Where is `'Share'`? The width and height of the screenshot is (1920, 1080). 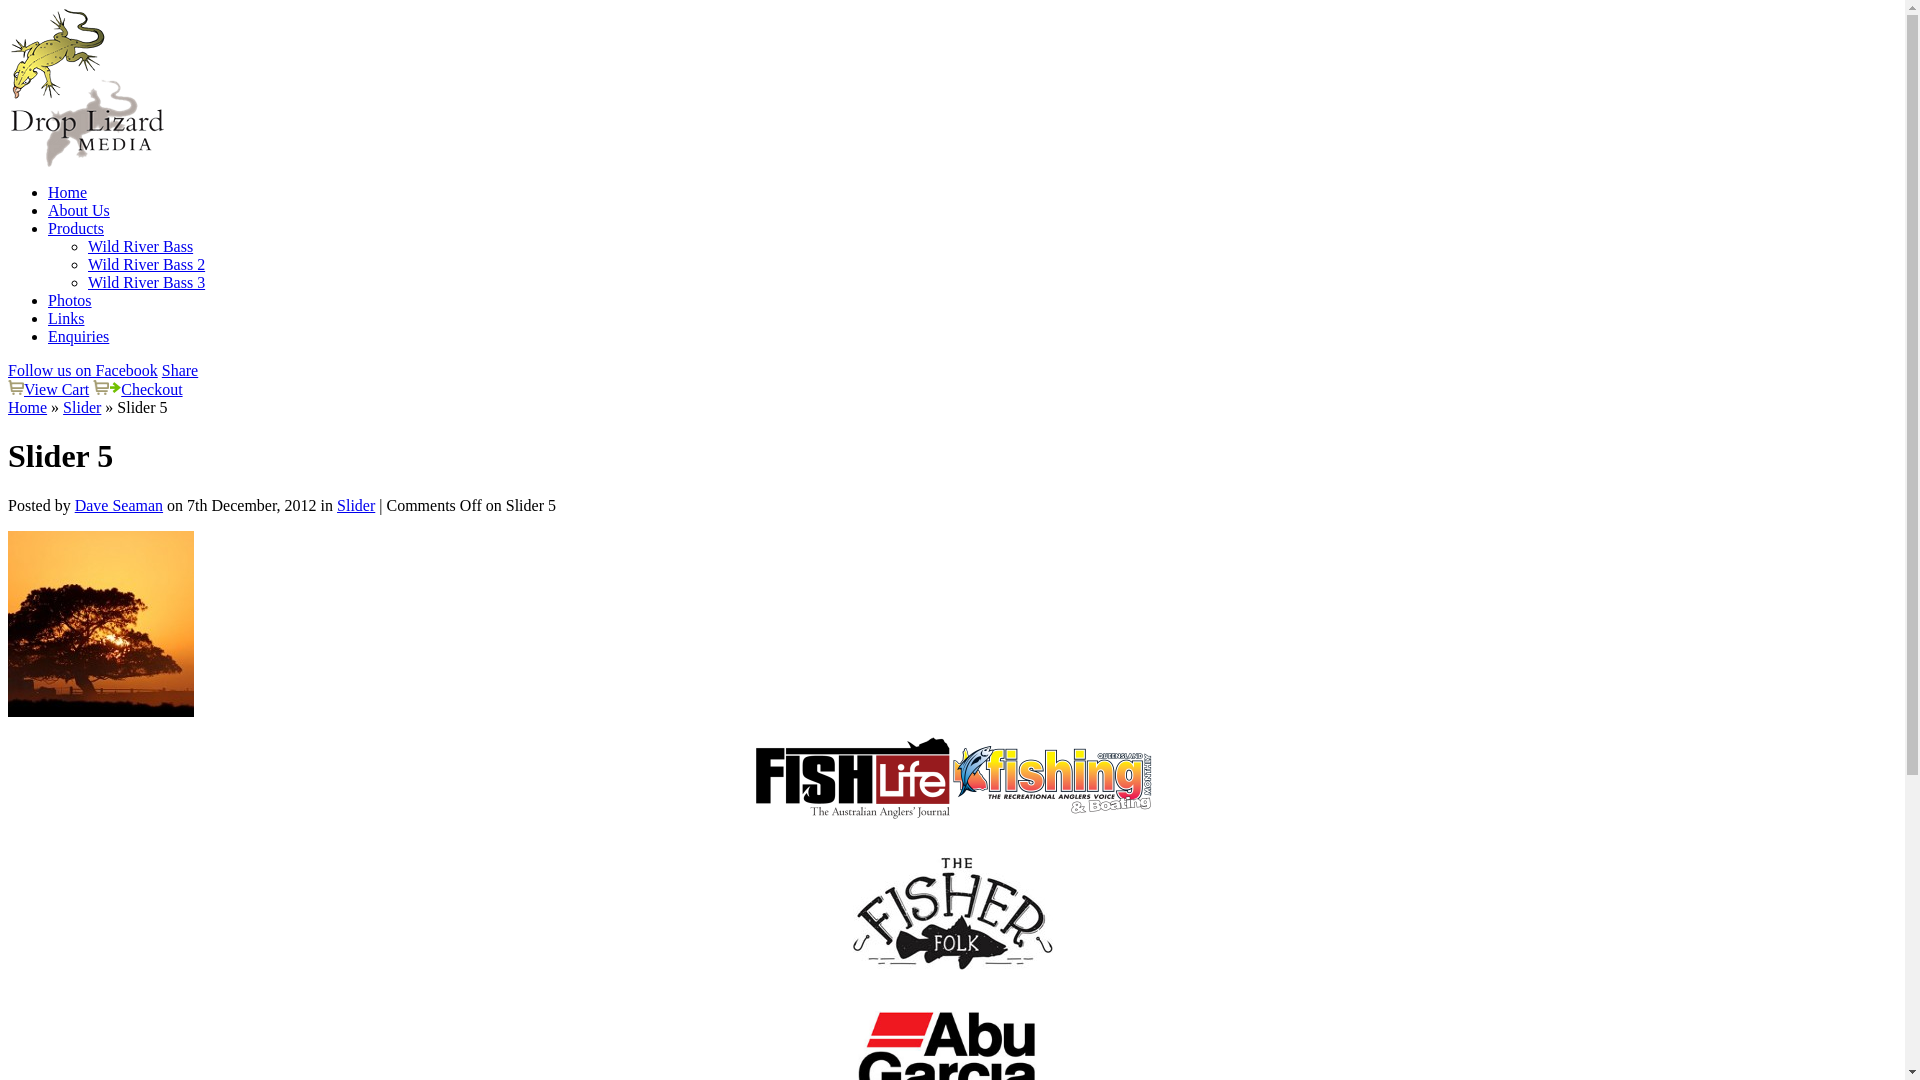
'Share' is located at coordinates (180, 370).